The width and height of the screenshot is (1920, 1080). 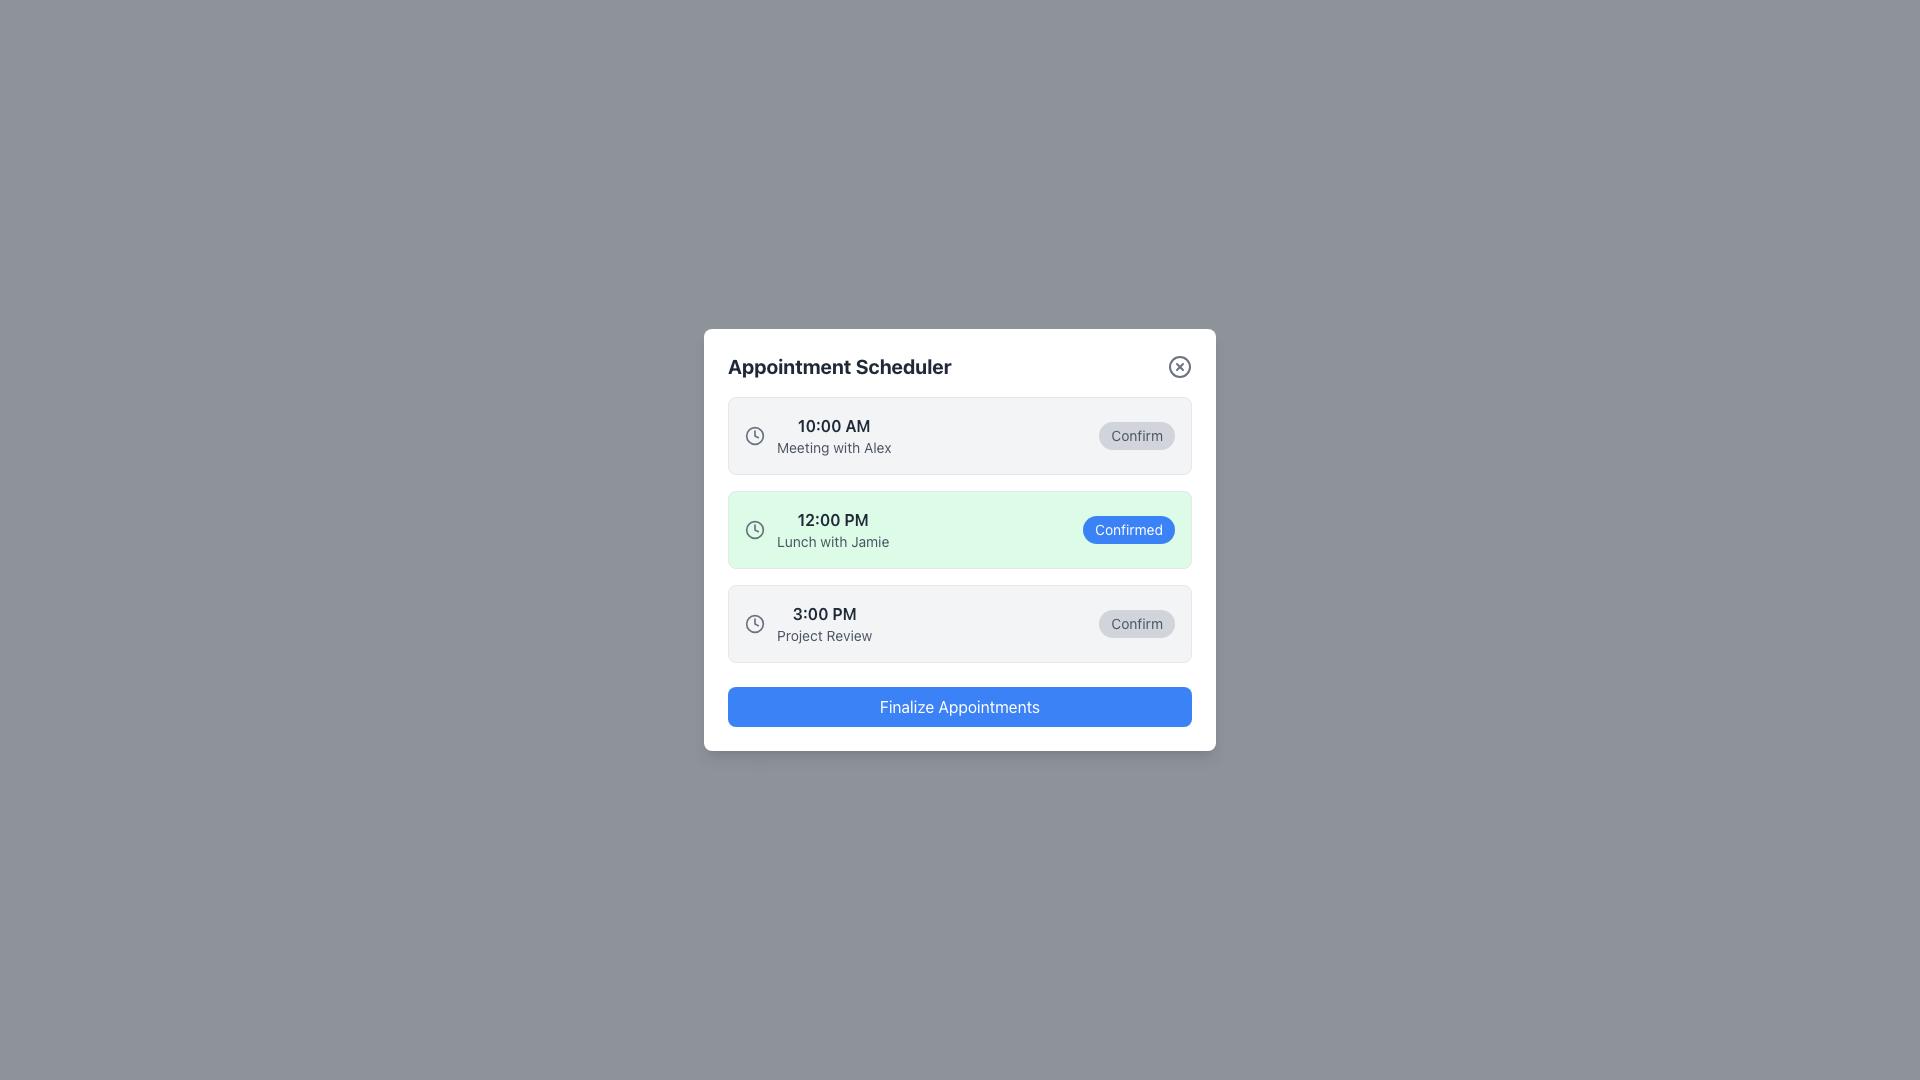 I want to click on the middle appointment time slot in the scheduler, which contains details about the scheduled time and event description, so click(x=833, y=528).